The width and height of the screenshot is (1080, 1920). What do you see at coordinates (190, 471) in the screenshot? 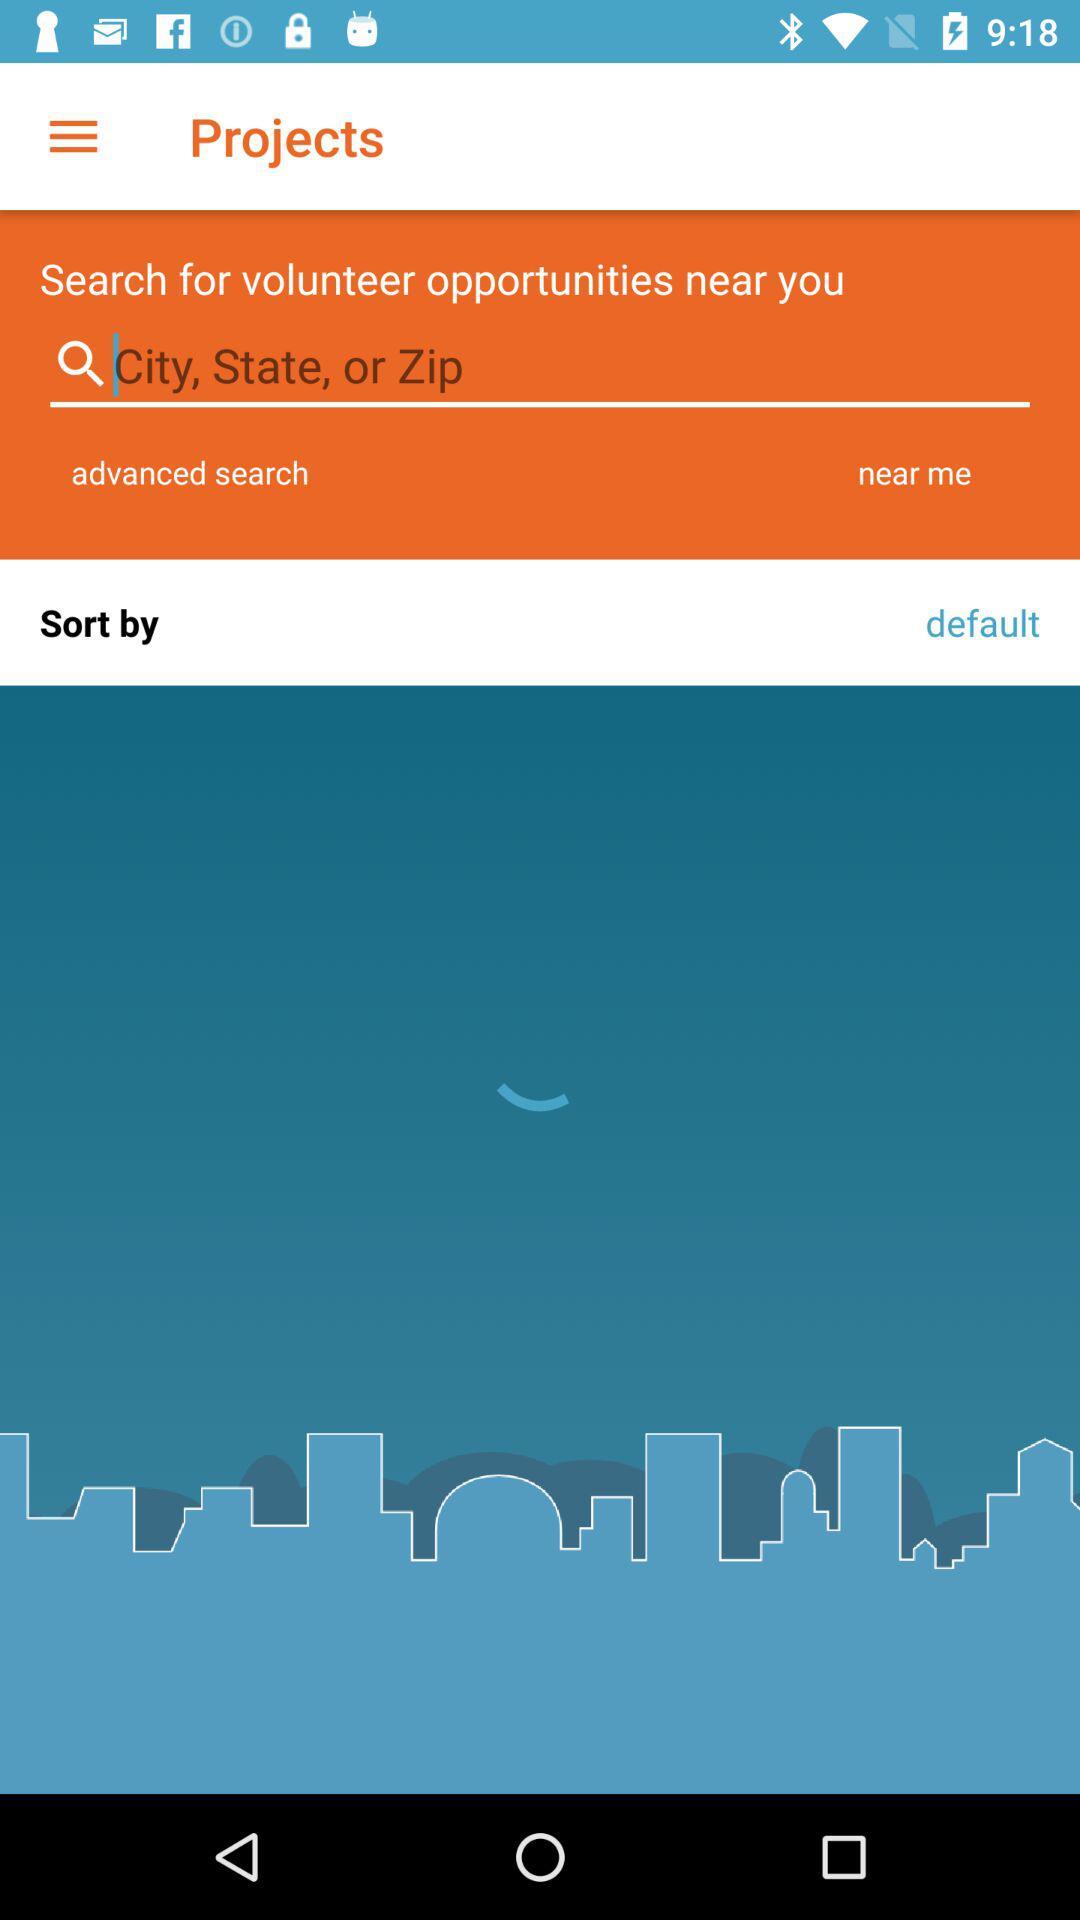
I see `the icon next to near me item` at bounding box center [190, 471].